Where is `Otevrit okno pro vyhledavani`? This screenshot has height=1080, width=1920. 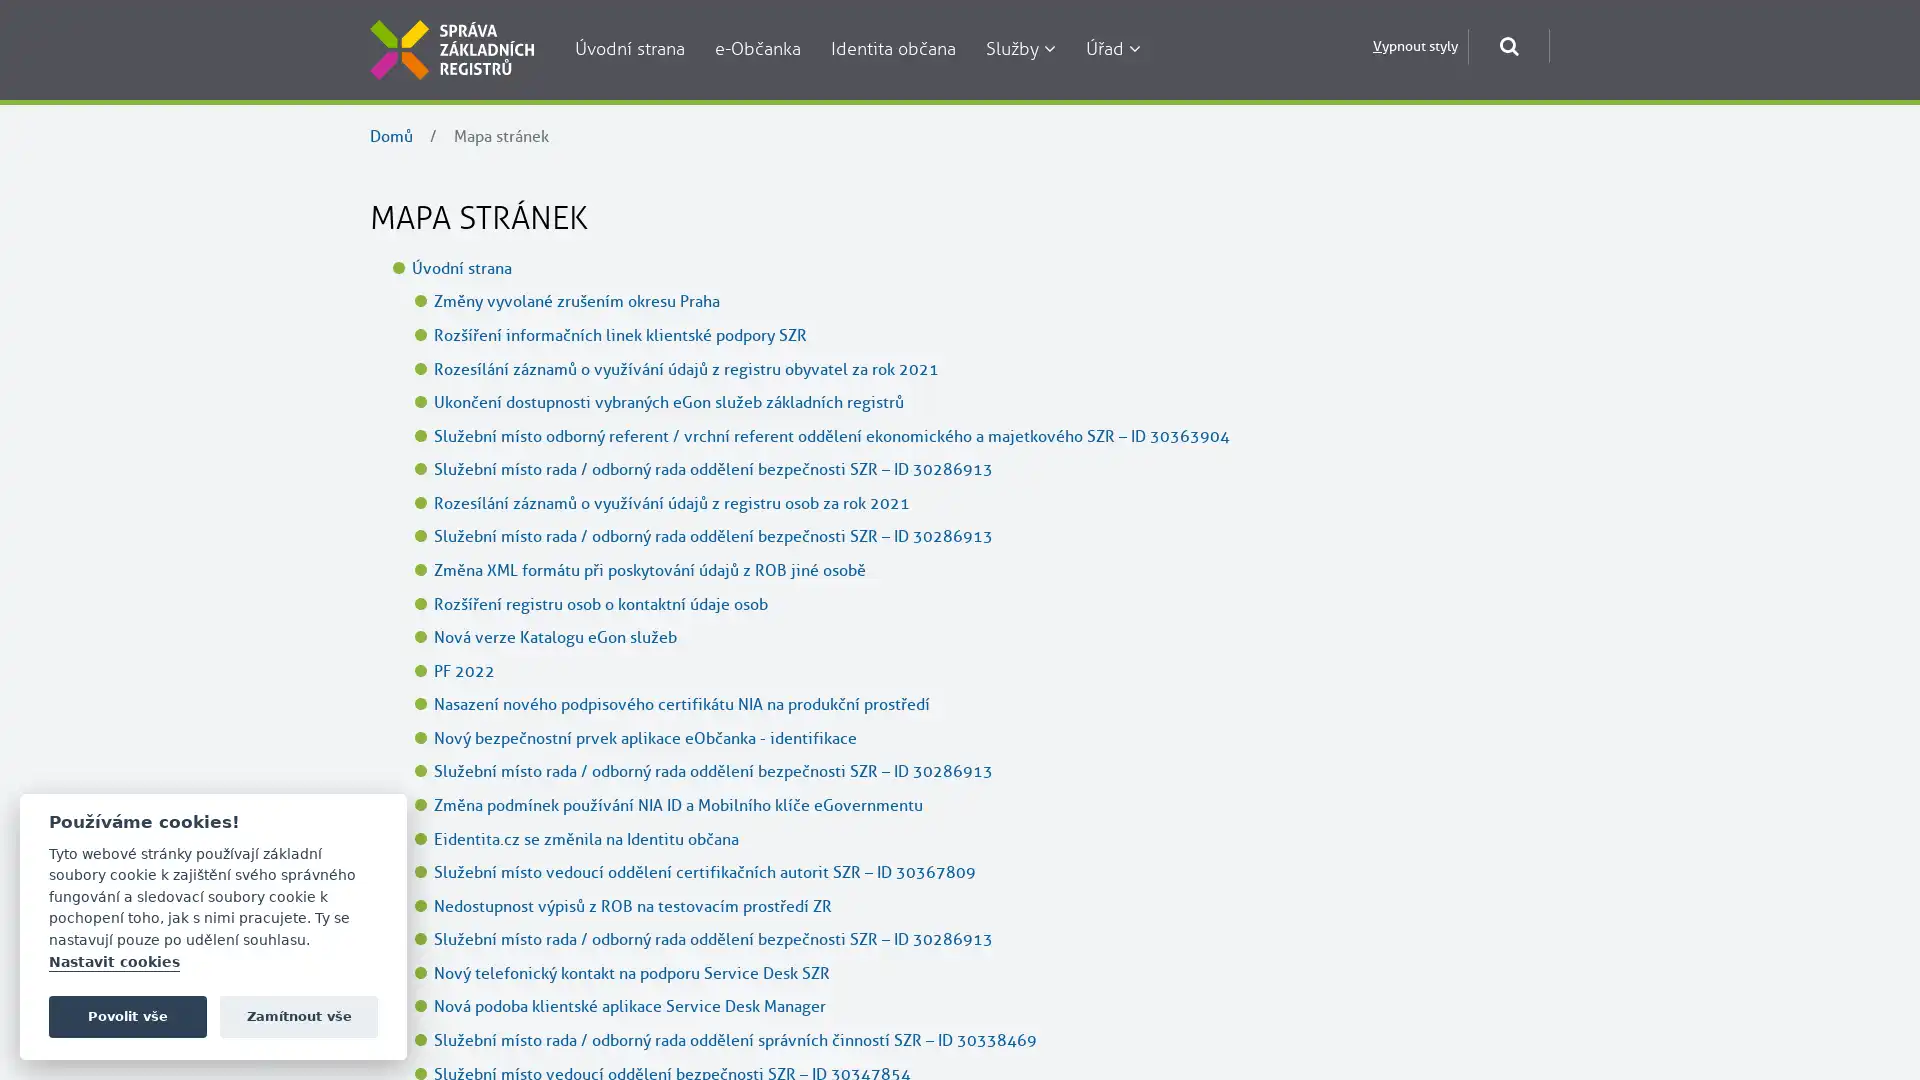
Otevrit okno pro vyhledavani is located at coordinates (1508, 45).